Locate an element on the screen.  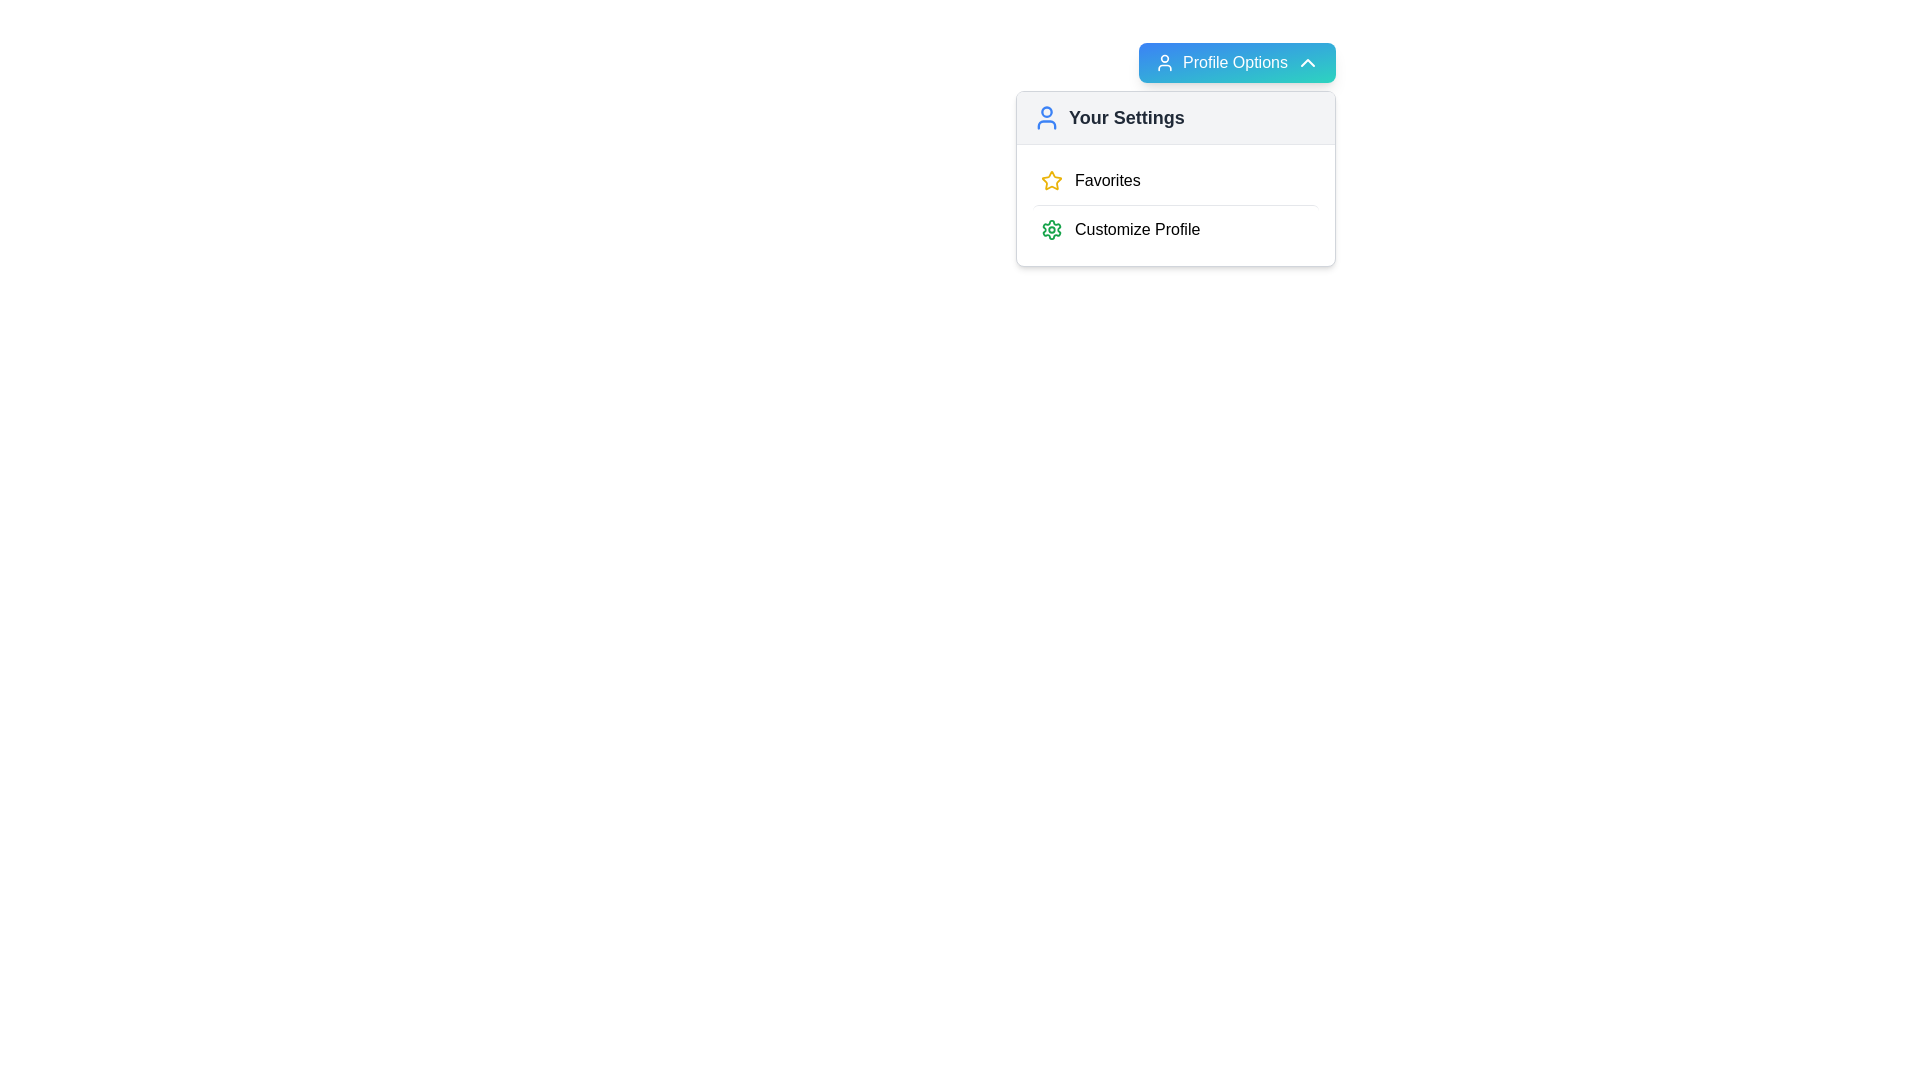
the header labeled 'Your Settings' which is bold, dark-colored text on a light gray background, with a blue user icon to the left, located at the top of the dropdown menu is located at coordinates (1176, 118).